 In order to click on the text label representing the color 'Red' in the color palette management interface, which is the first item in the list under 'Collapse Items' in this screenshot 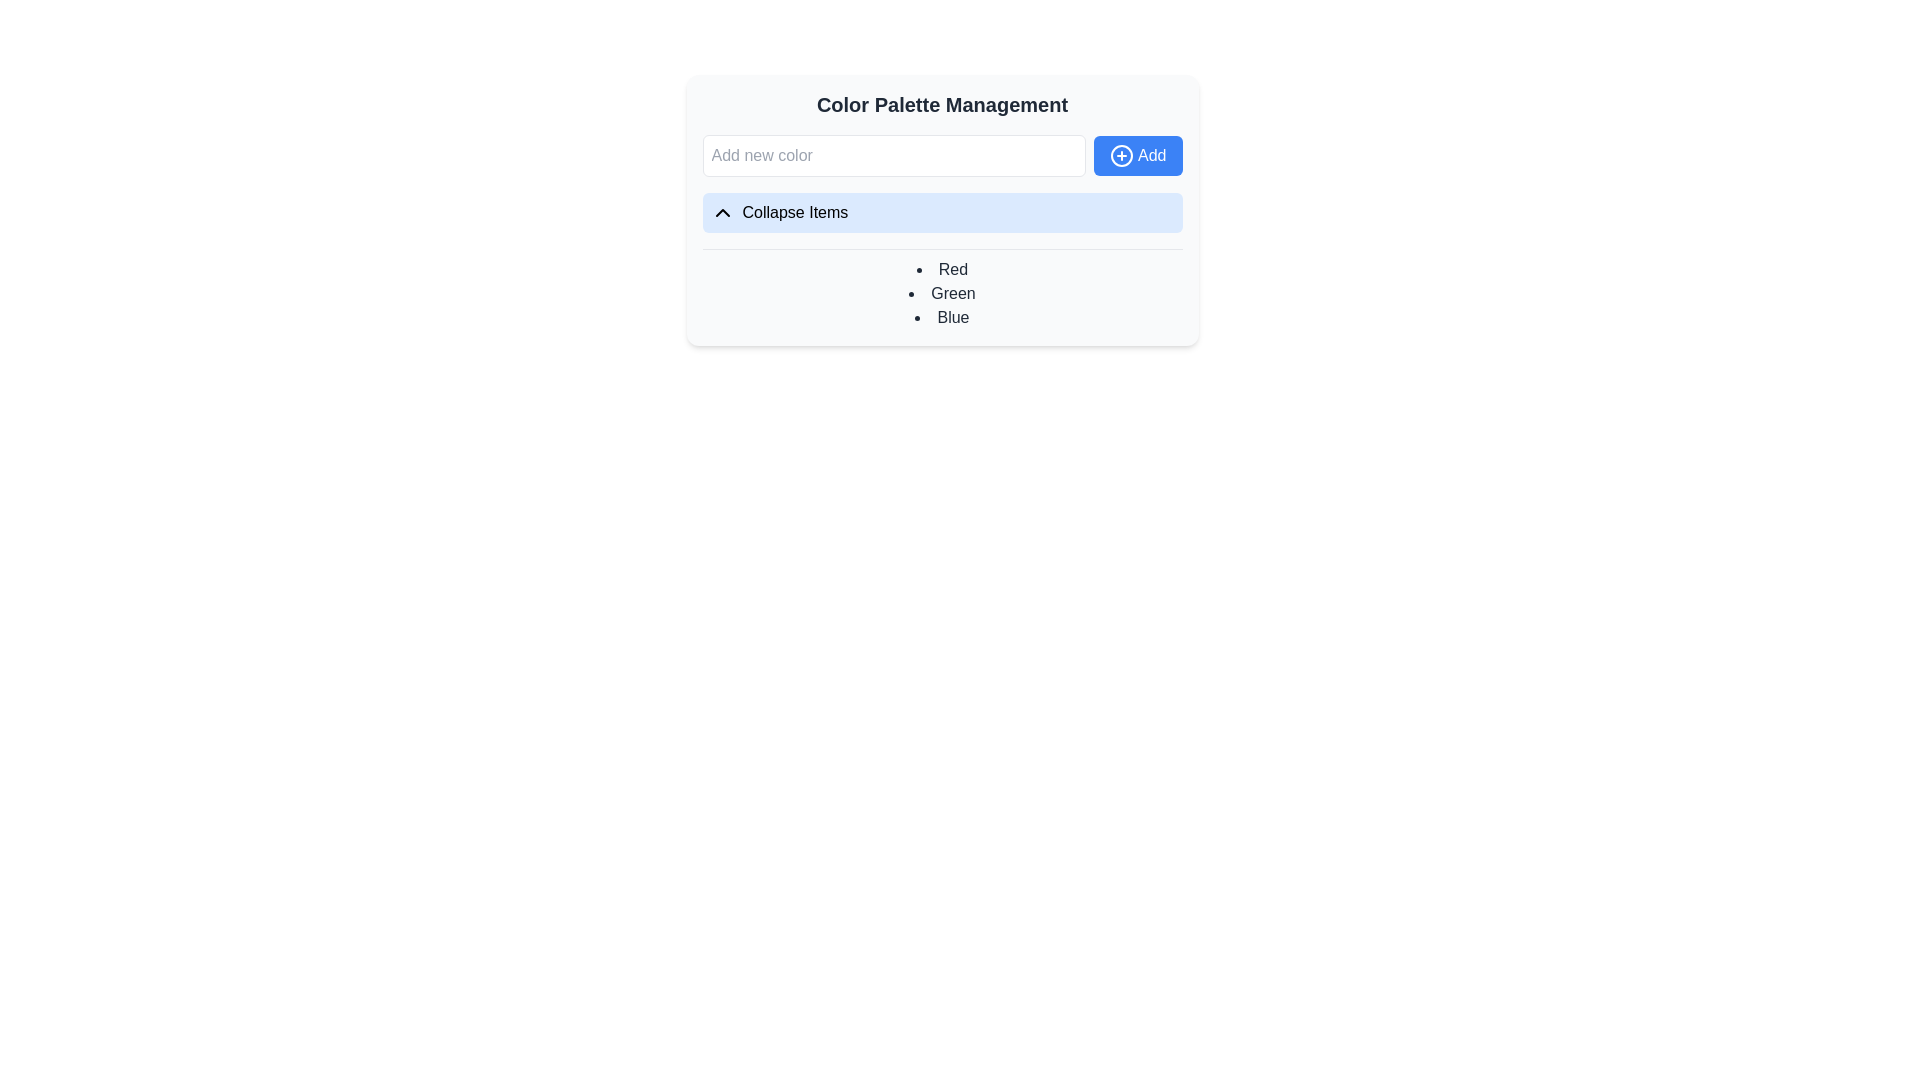, I will do `click(941, 270)`.